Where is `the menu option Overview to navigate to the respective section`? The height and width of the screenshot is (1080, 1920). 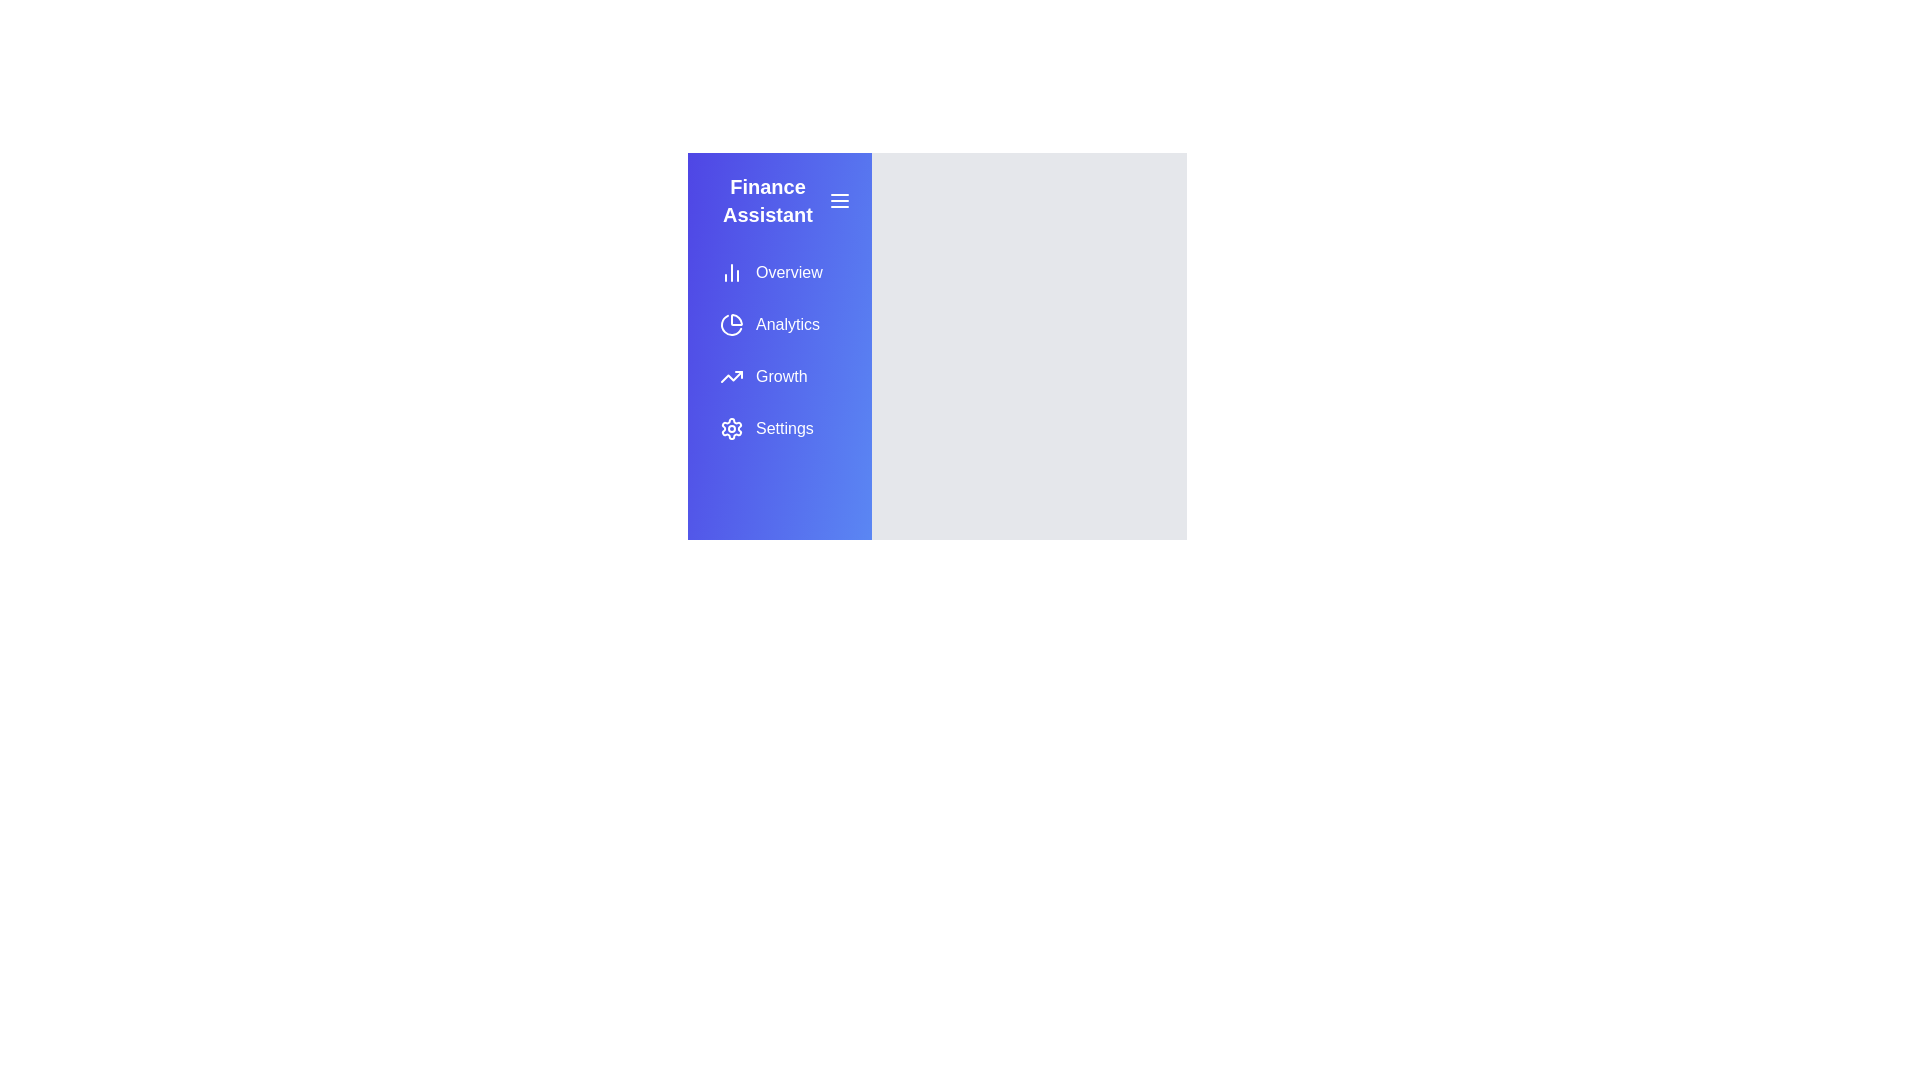 the menu option Overview to navigate to the respective section is located at coordinates (778, 273).